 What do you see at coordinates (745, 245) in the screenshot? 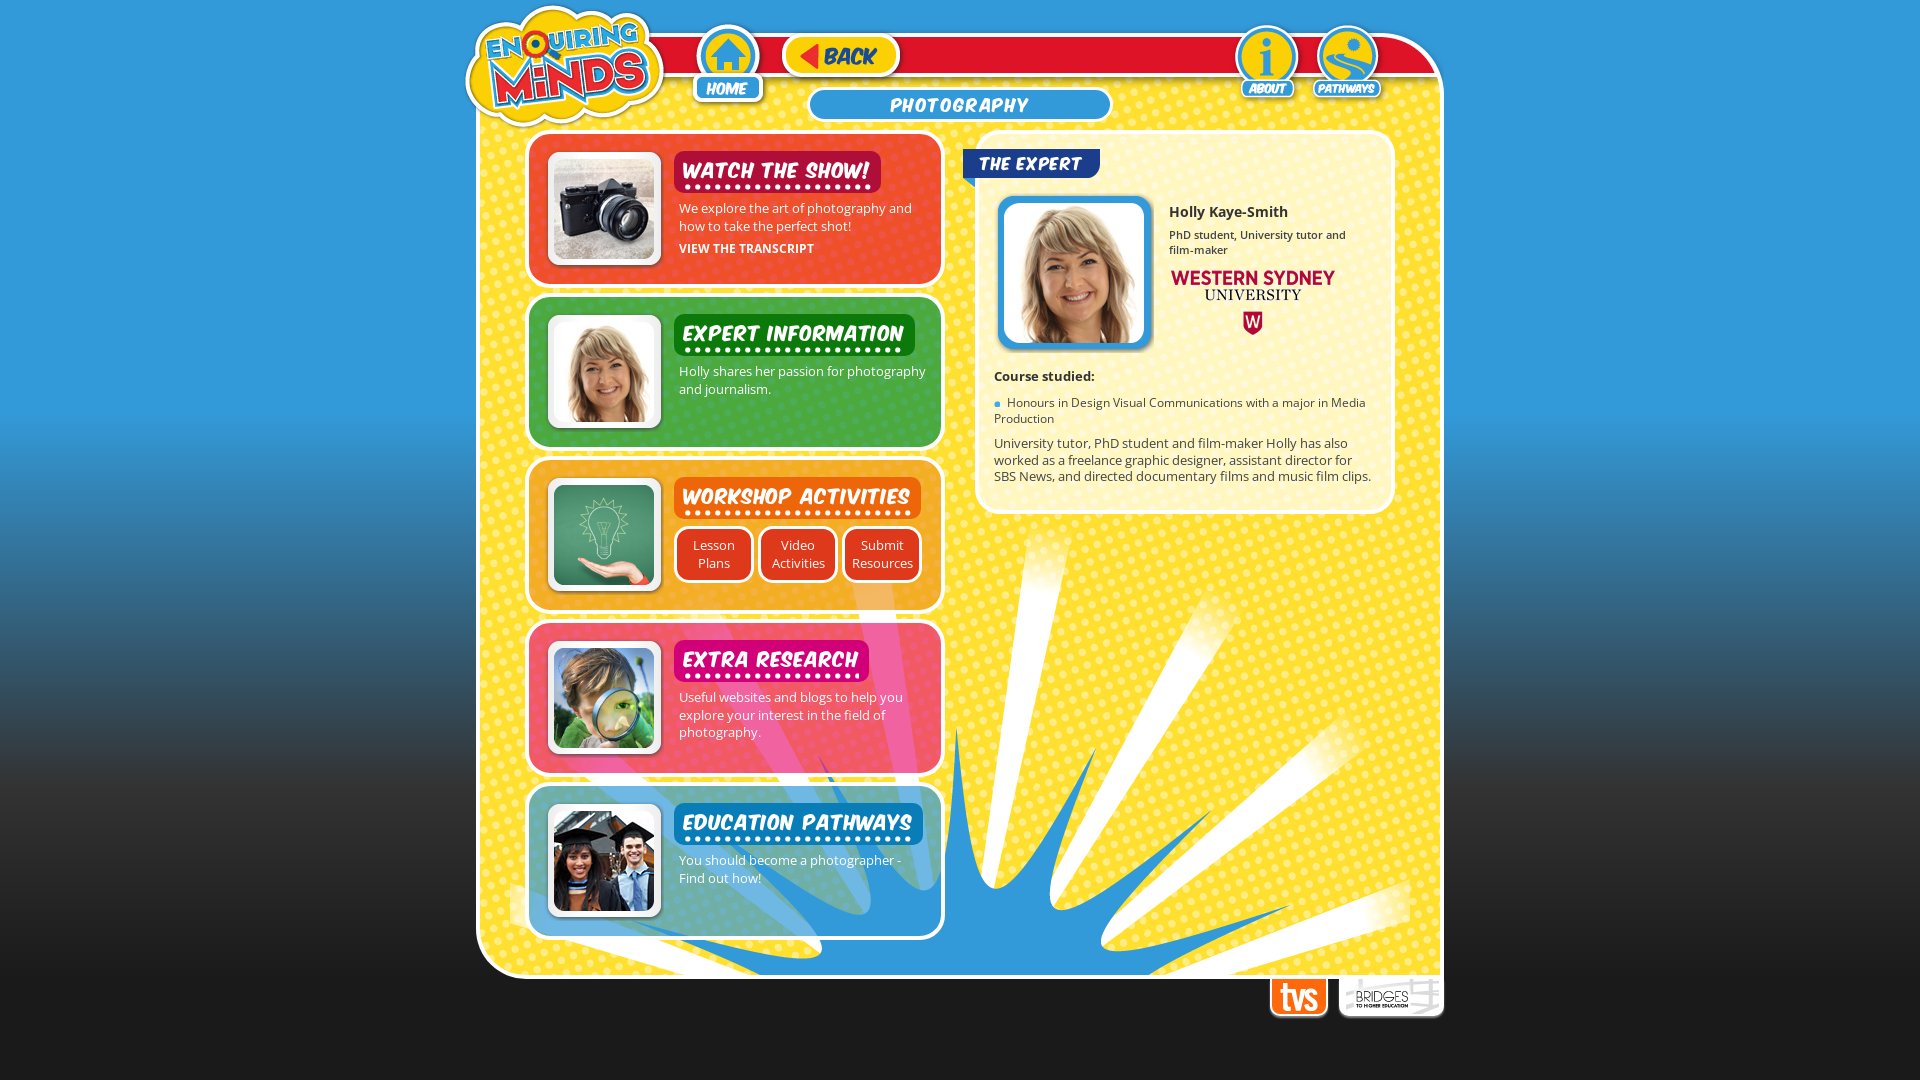
I see `'VIEW THE TRANSCRIPT'` at bounding box center [745, 245].